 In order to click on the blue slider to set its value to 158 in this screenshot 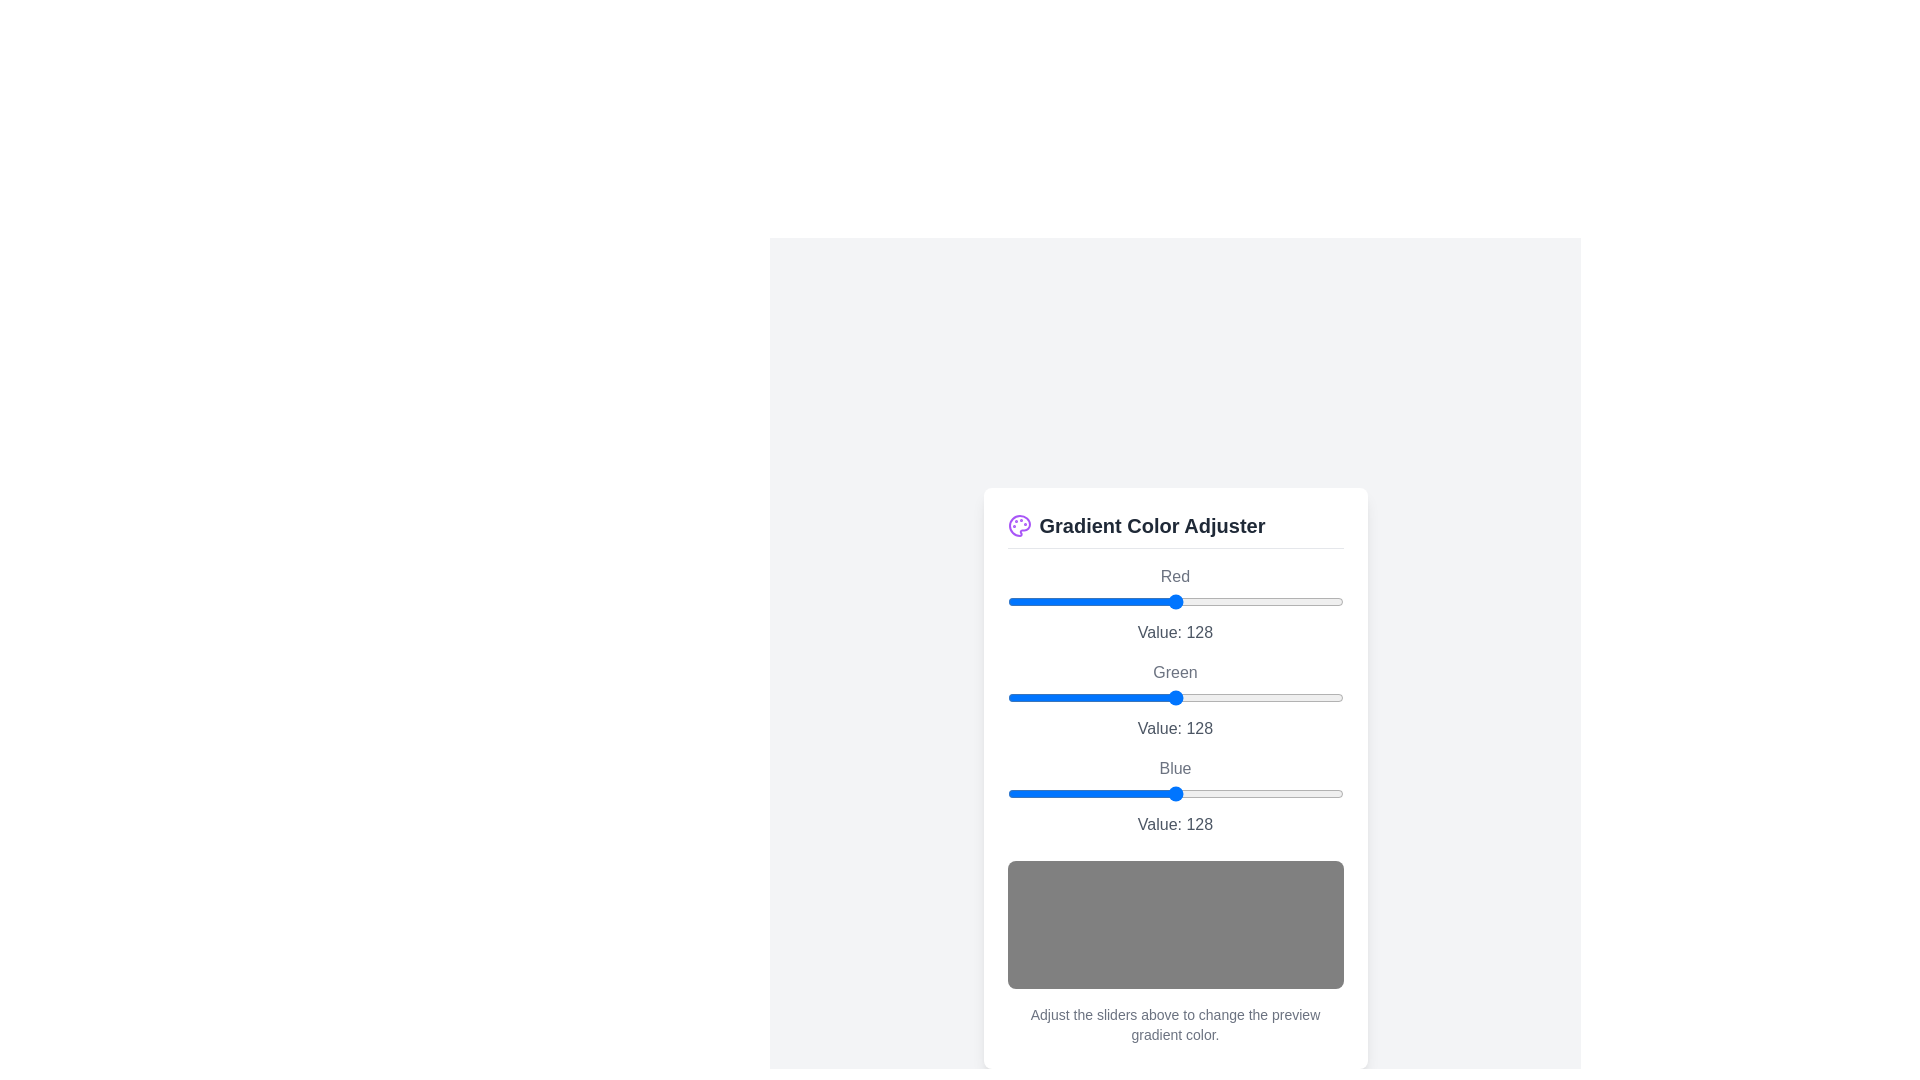, I will do `click(1214, 792)`.